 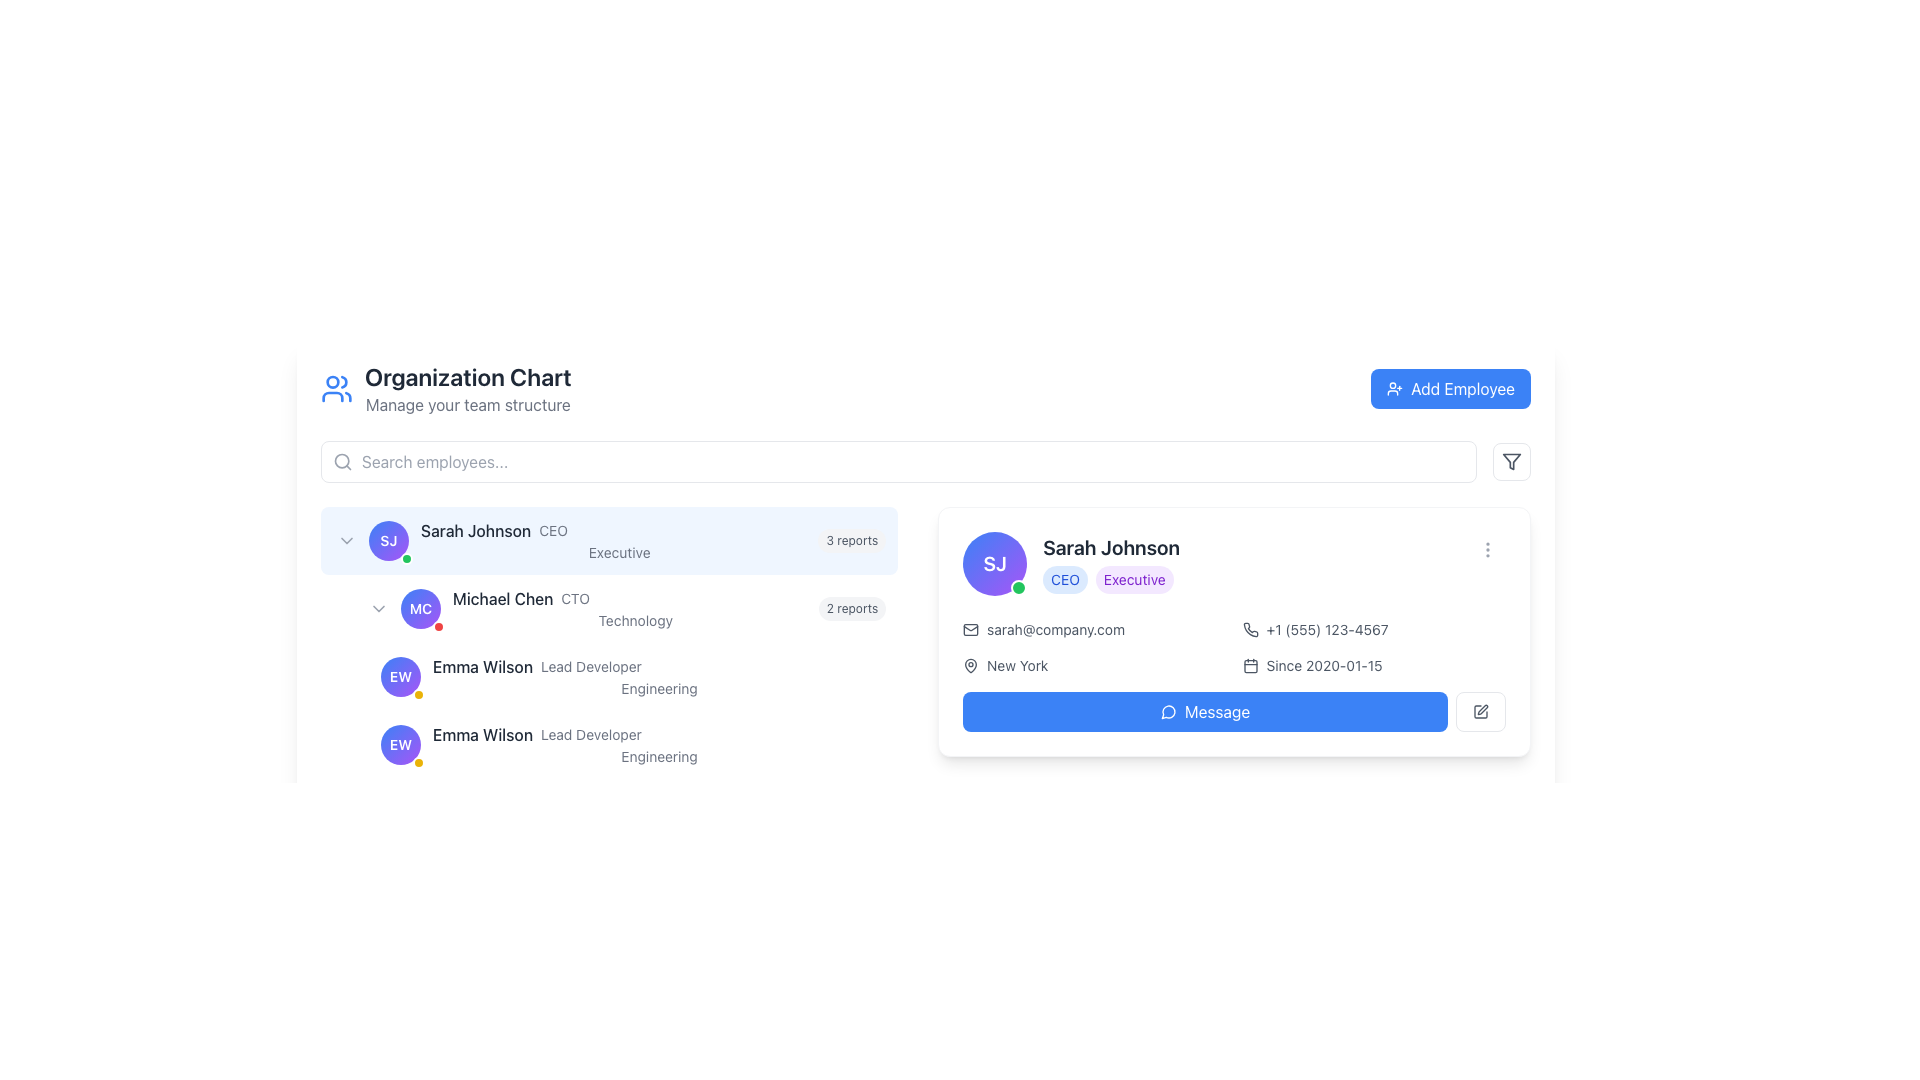 What do you see at coordinates (342, 461) in the screenshot?
I see `the central SVG circle of the search icon, which indicates searching functionality` at bounding box center [342, 461].